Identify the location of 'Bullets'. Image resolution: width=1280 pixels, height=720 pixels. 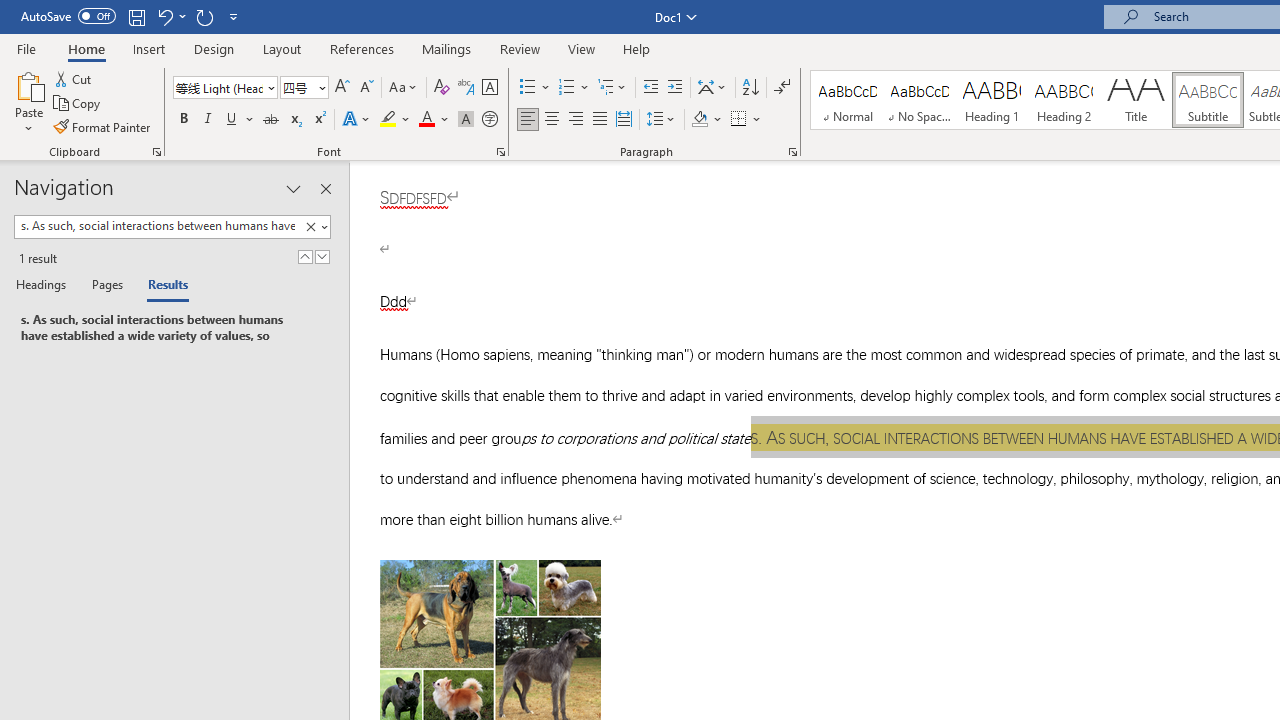
(528, 86).